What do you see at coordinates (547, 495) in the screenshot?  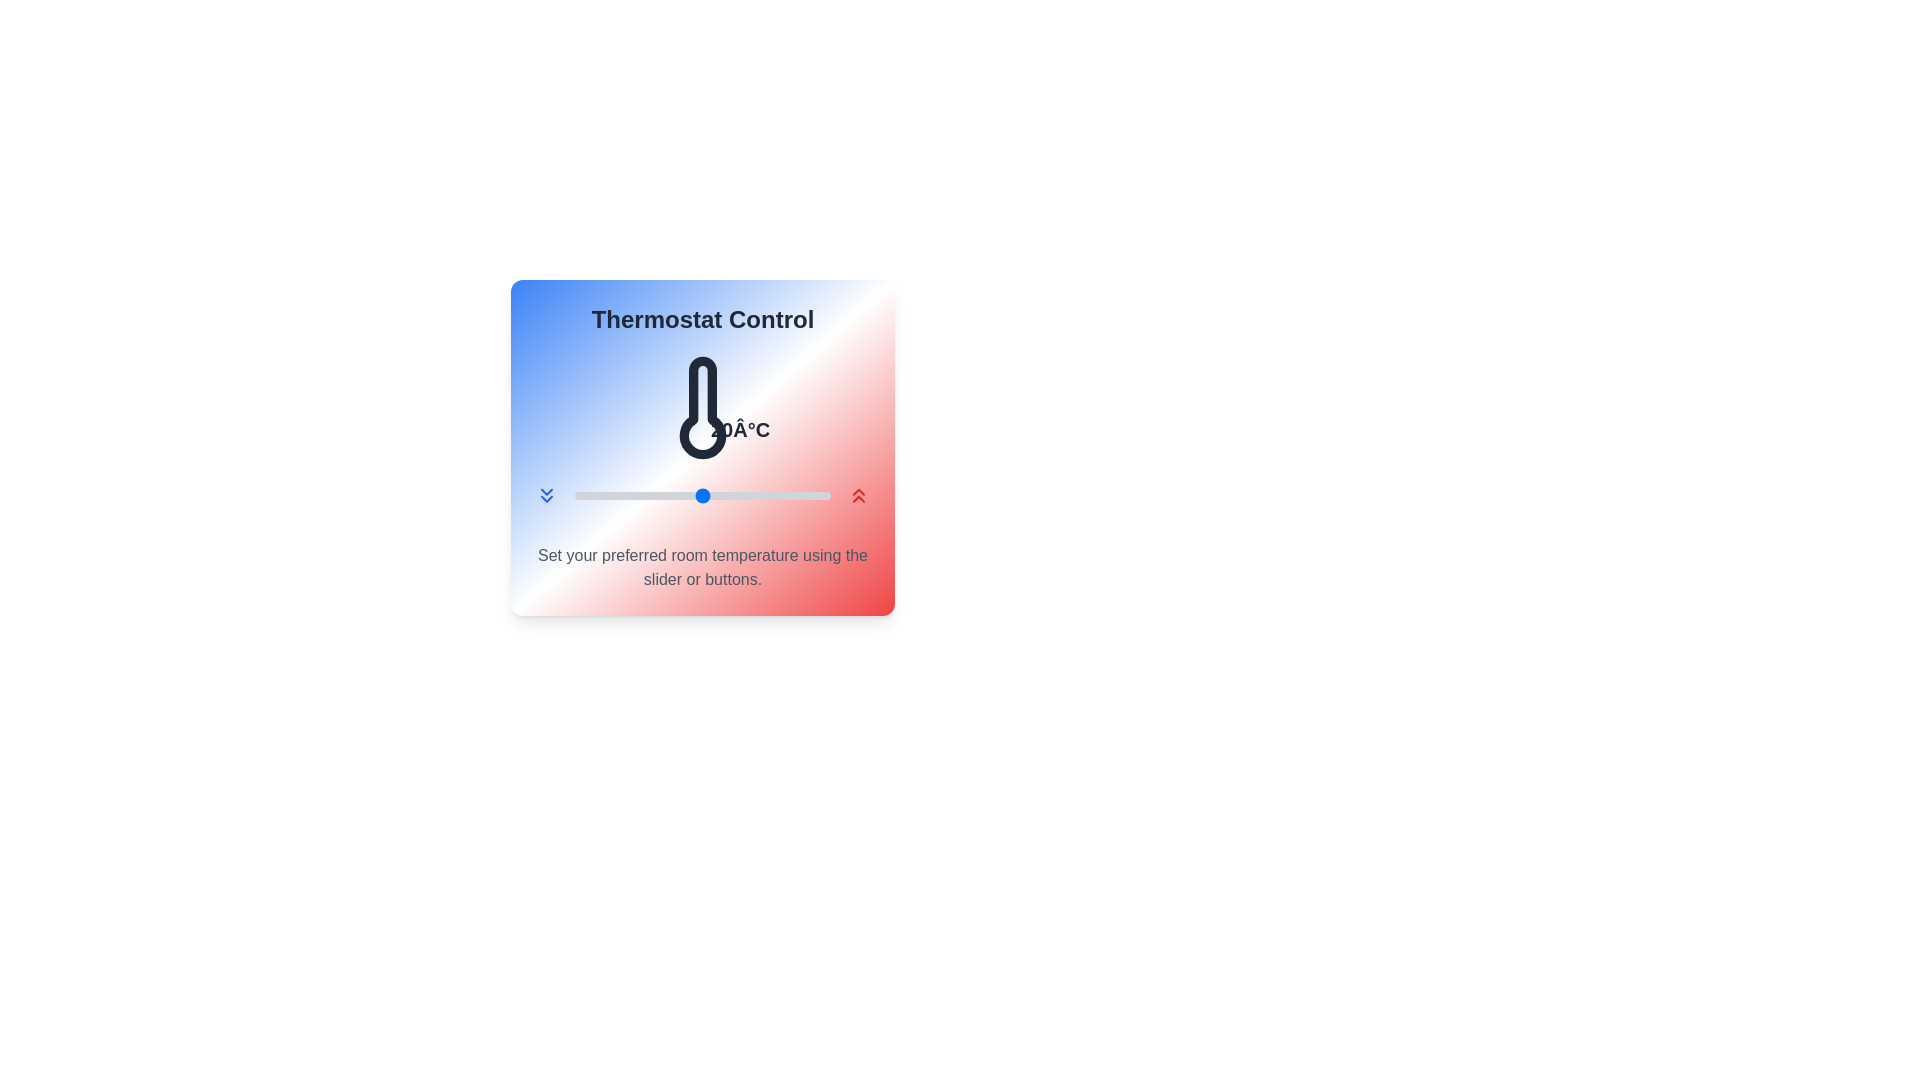 I see `down button to decrease the temperature by 1 degree` at bounding box center [547, 495].